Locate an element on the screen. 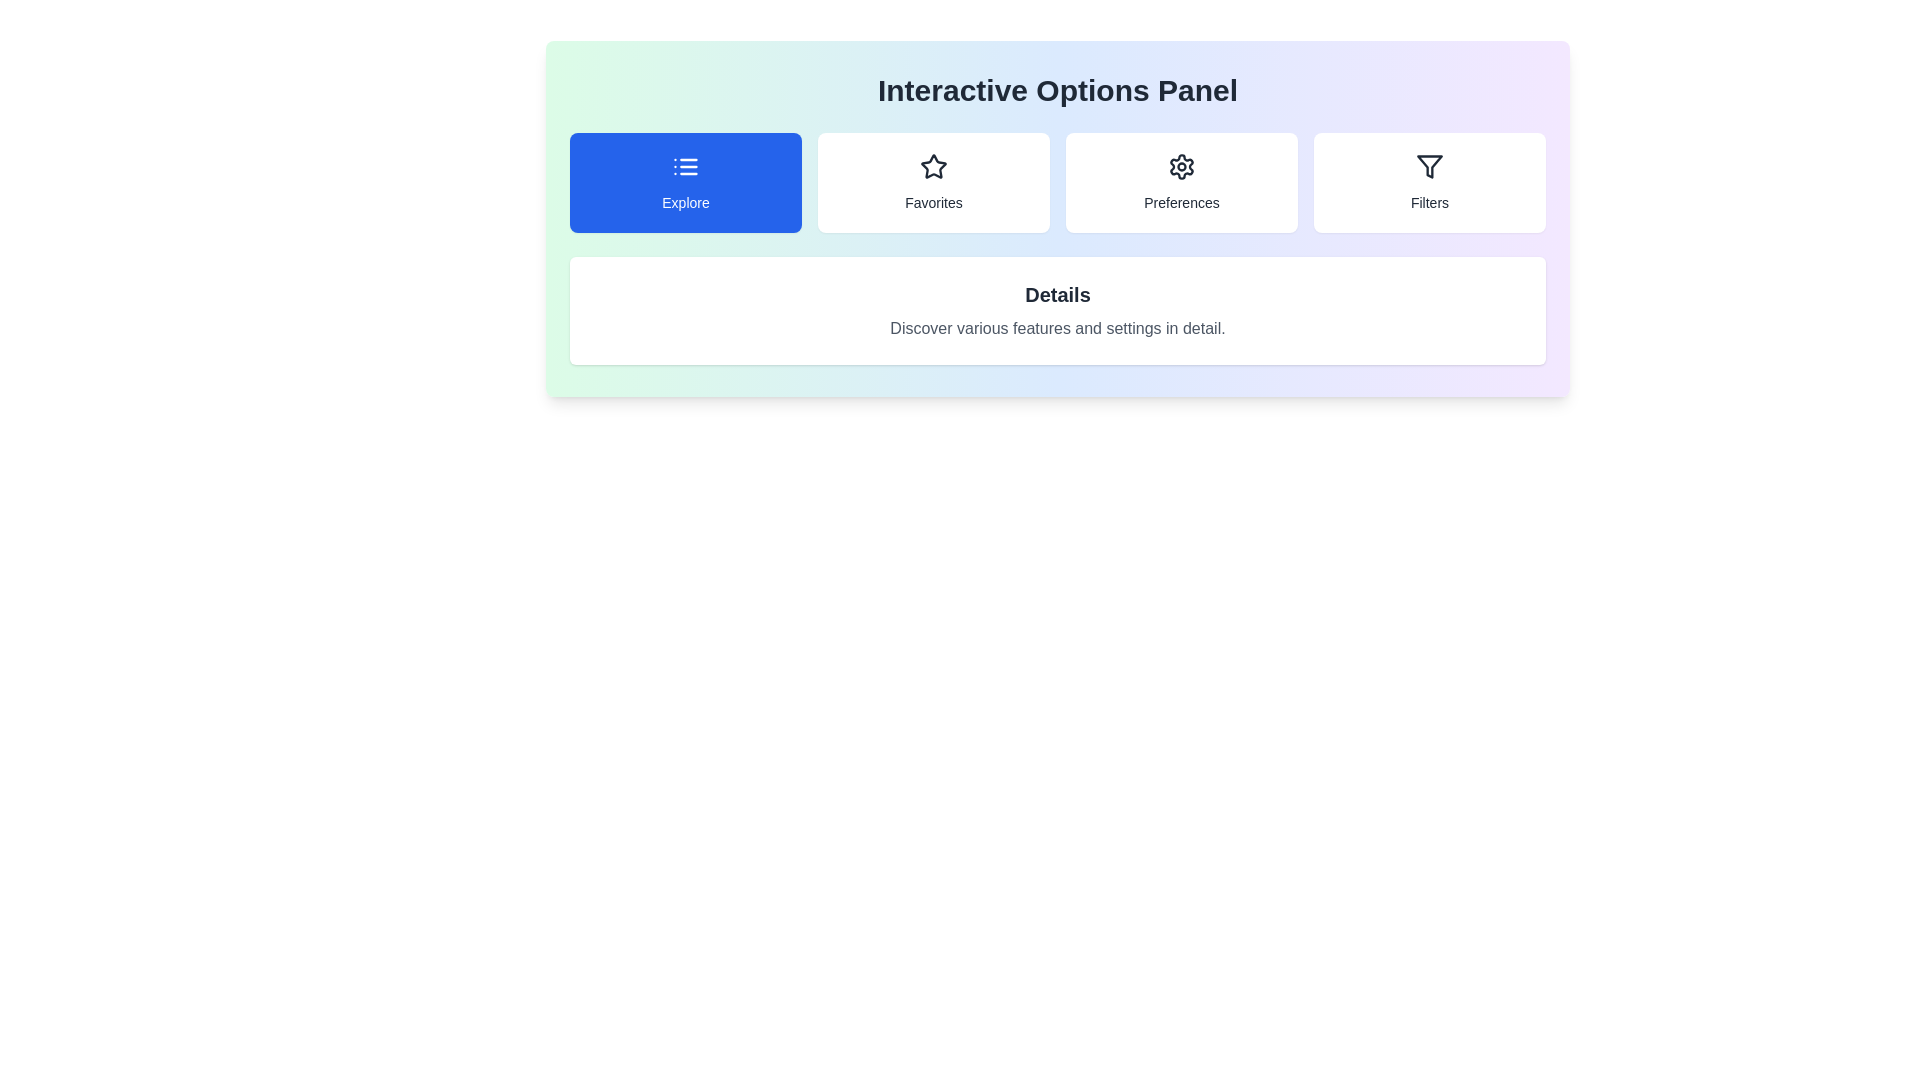 Image resolution: width=1920 pixels, height=1080 pixels. the 'Explore' button icon that depicts three horizontal lines with dots, styled in white on a blue background is located at coordinates (686, 165).